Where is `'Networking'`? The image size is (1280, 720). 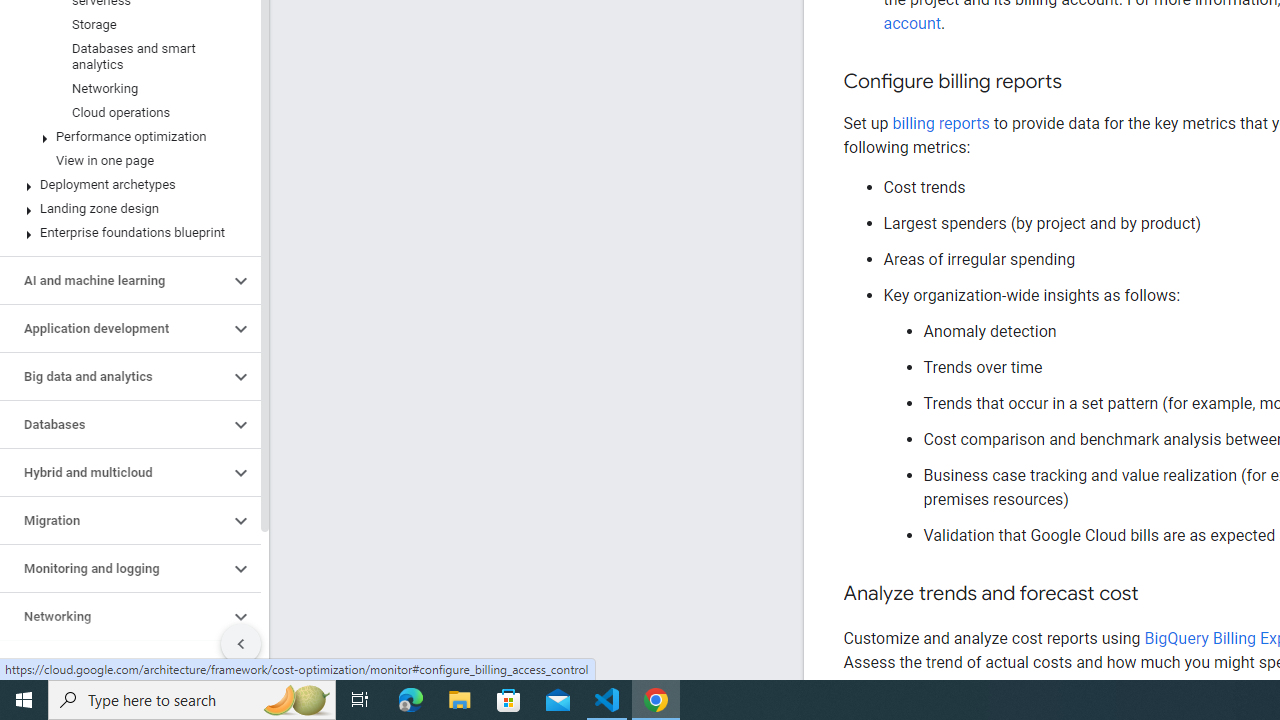
'Networking' is located at coordinates (113, 616).